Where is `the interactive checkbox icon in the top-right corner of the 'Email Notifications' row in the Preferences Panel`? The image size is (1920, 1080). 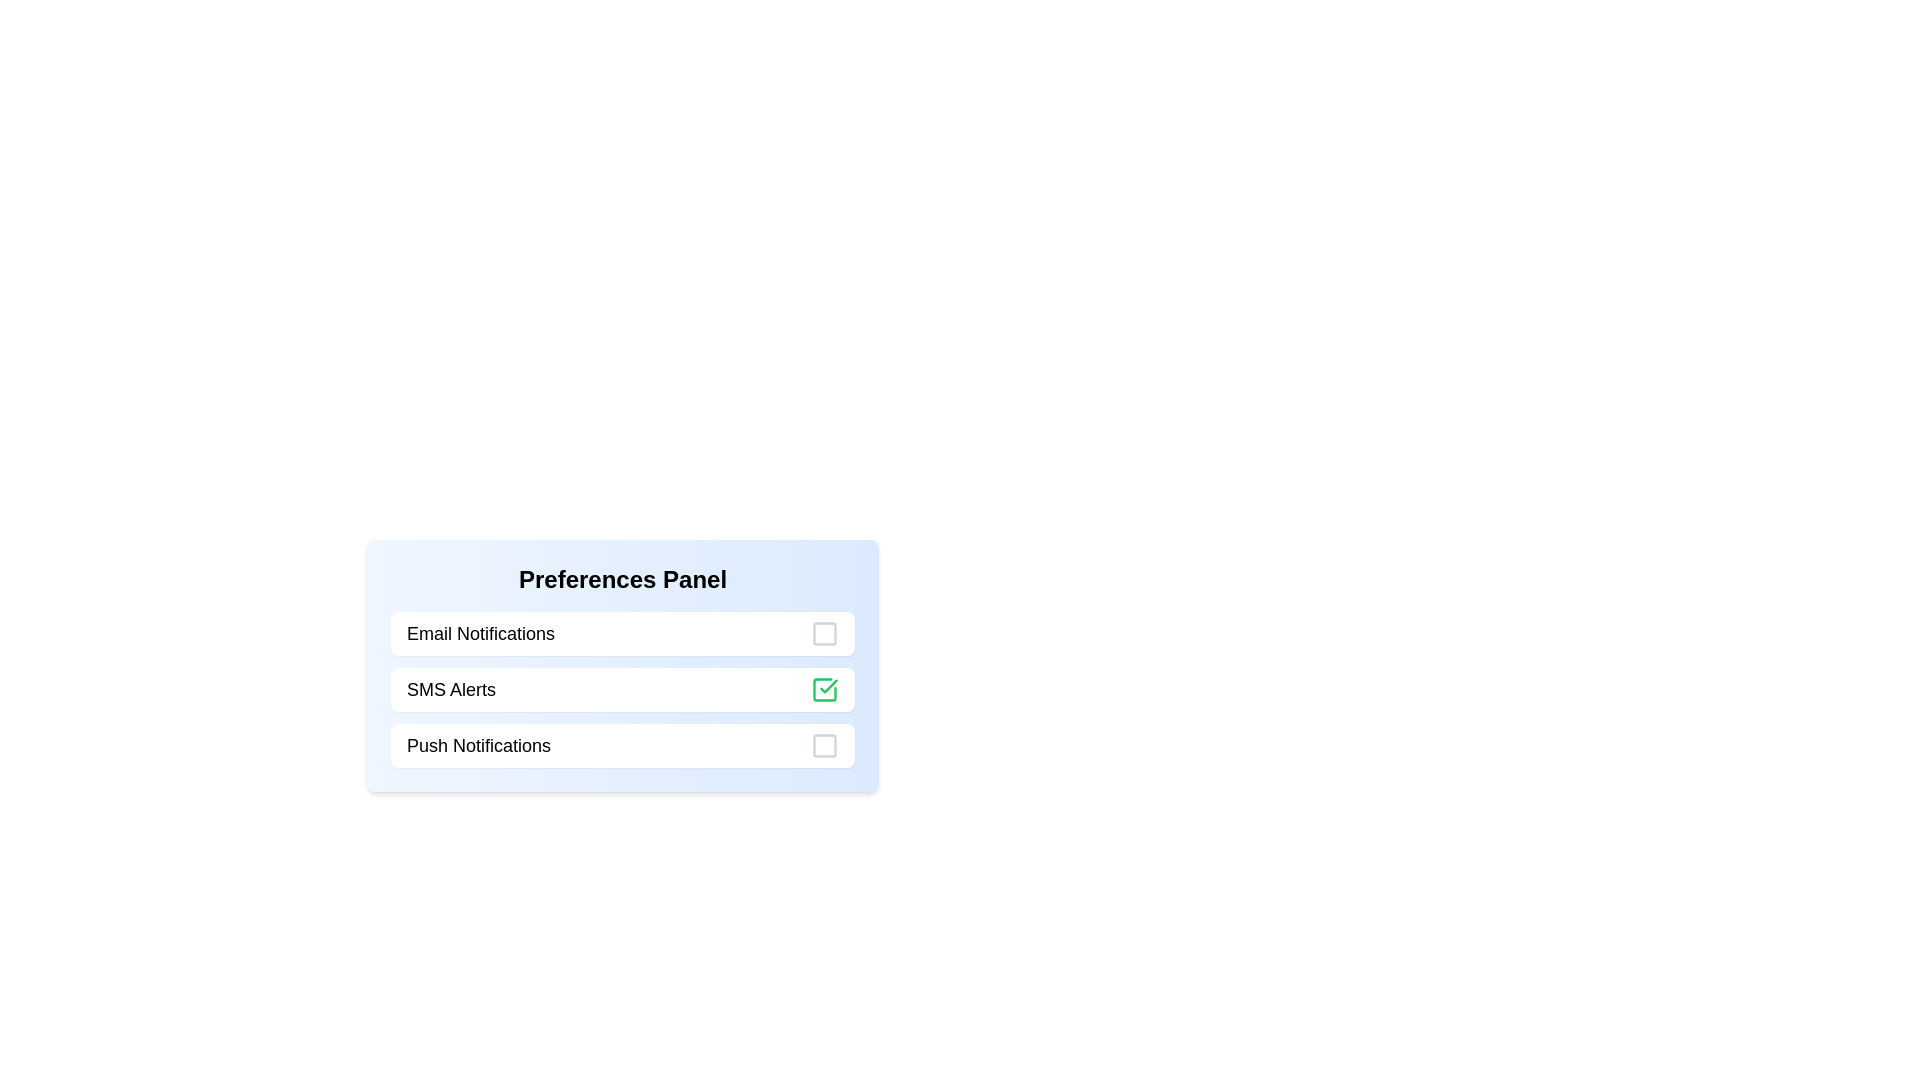 the interactive checkbox icon in the top-right corner of the 'Email Notifications' row in the Preferences Panel is located at coordinates (825, 633).